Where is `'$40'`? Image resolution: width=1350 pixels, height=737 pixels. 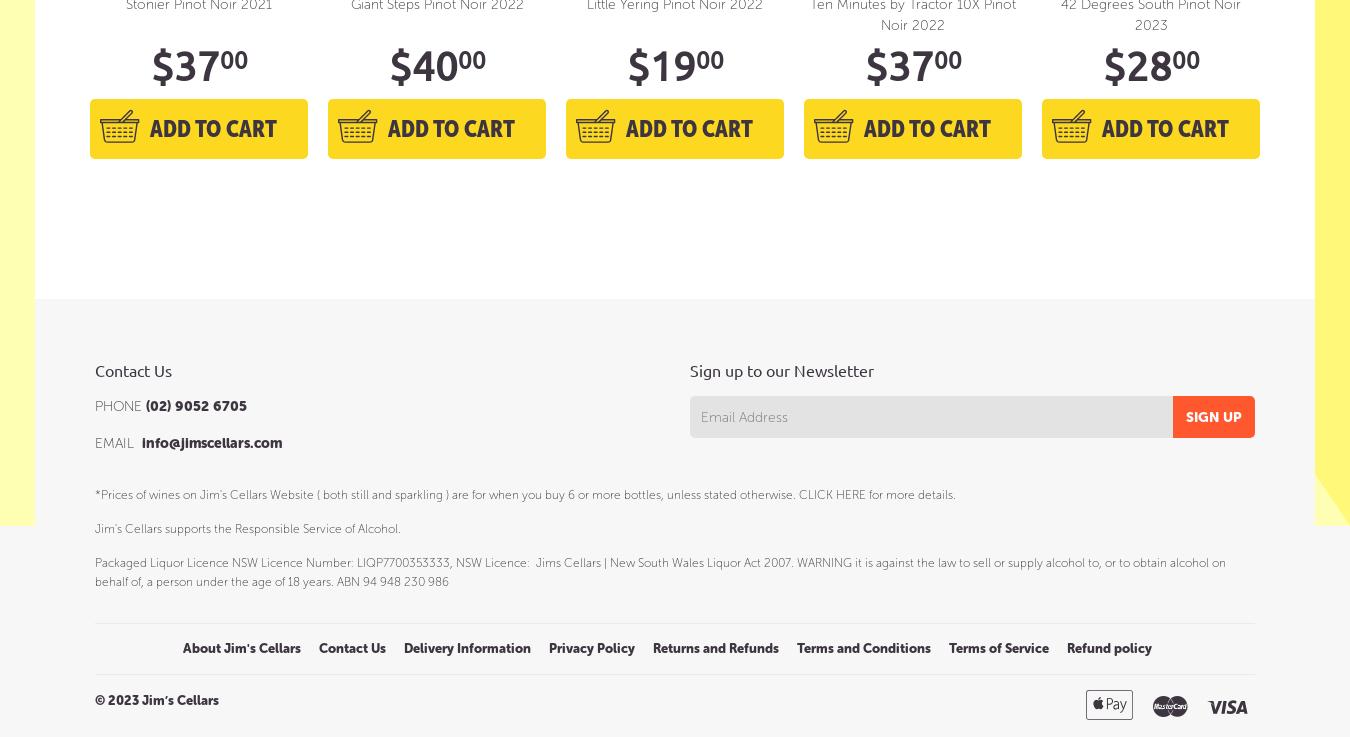 '$40' is located at coordinates (422, 64).